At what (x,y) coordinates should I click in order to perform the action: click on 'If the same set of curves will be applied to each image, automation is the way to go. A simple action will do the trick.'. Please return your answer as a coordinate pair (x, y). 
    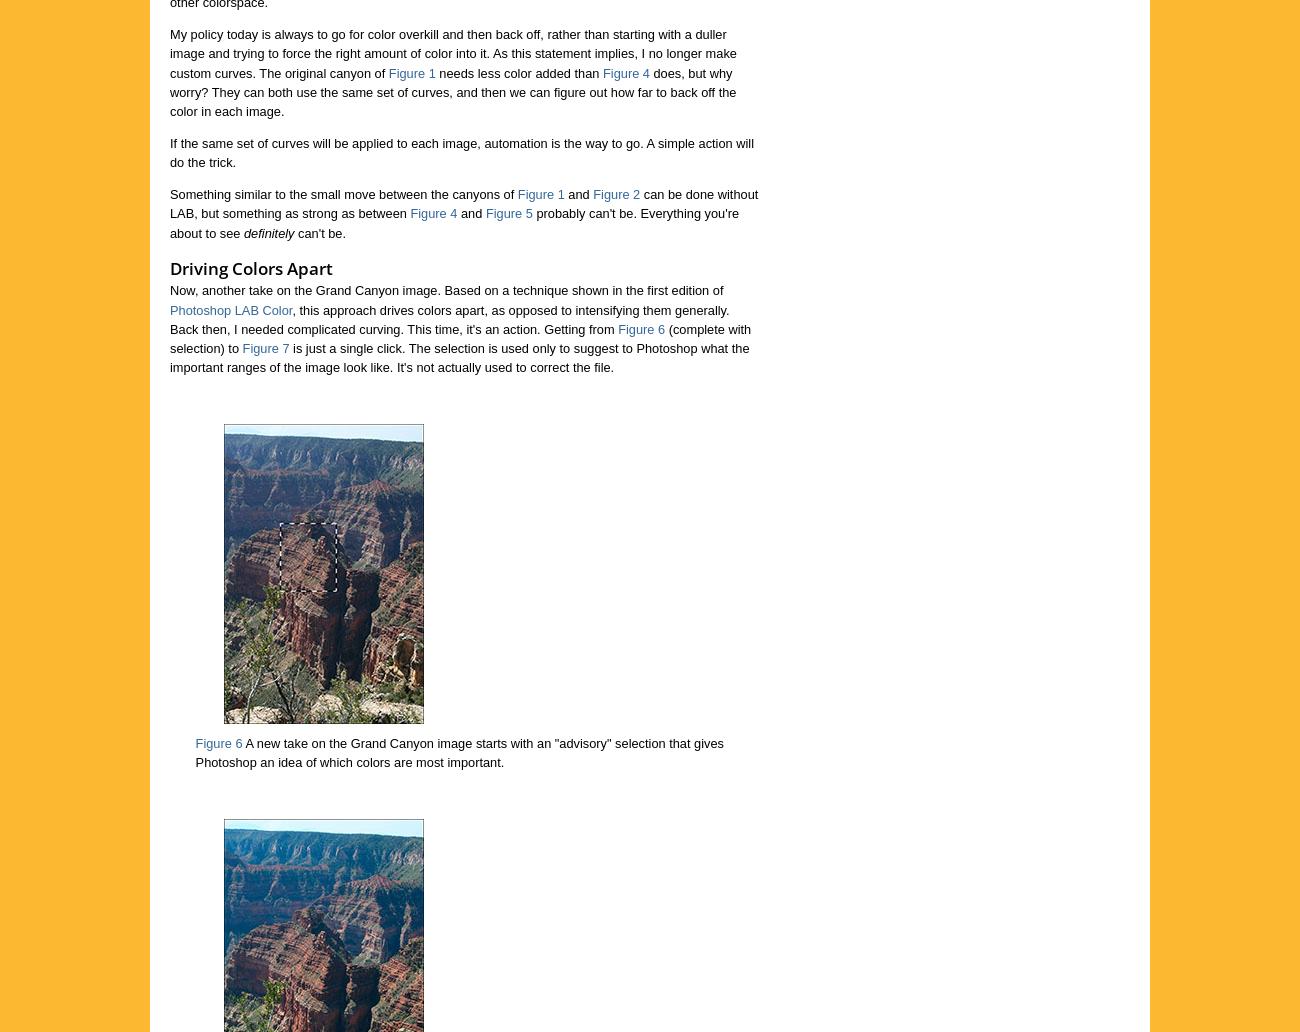
    Looking at the image, I should click on (460, 151).